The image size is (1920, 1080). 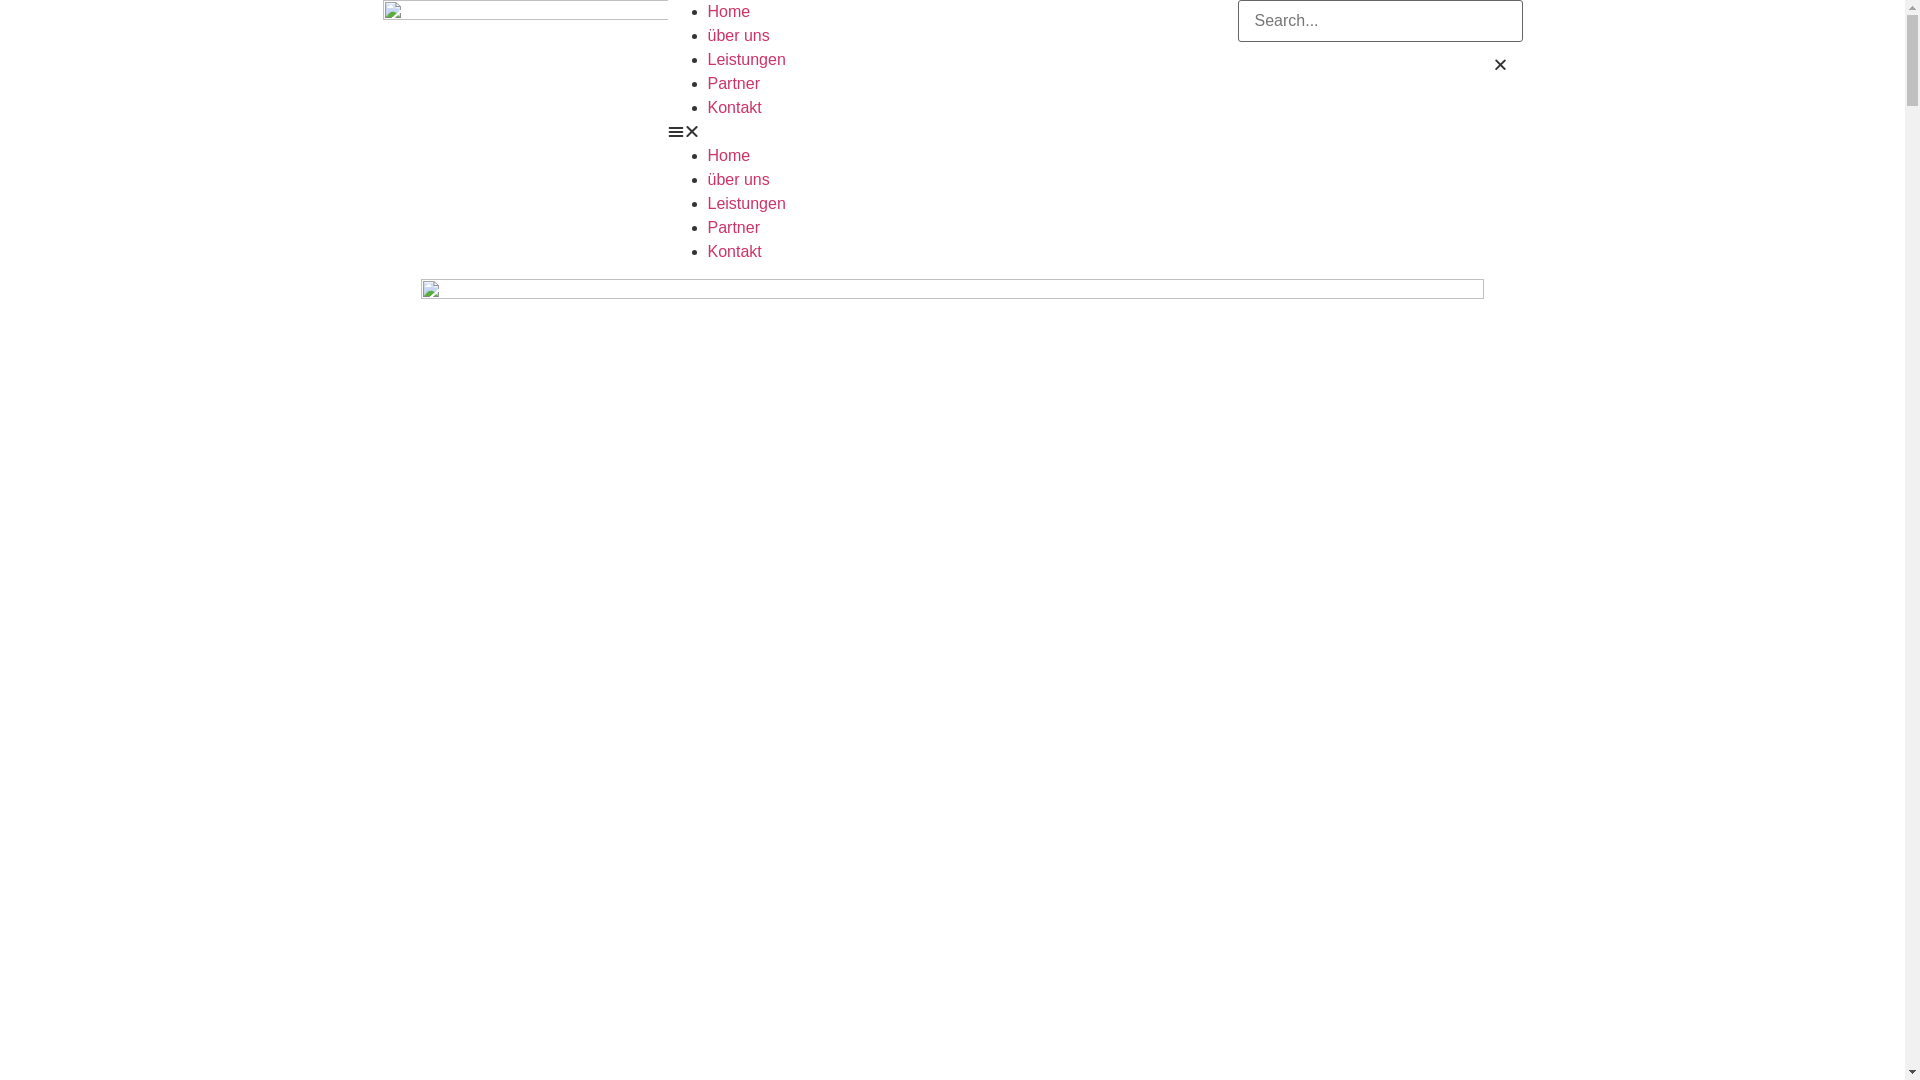 I want to click on 'Kontakt', so click(x=733, y=107).